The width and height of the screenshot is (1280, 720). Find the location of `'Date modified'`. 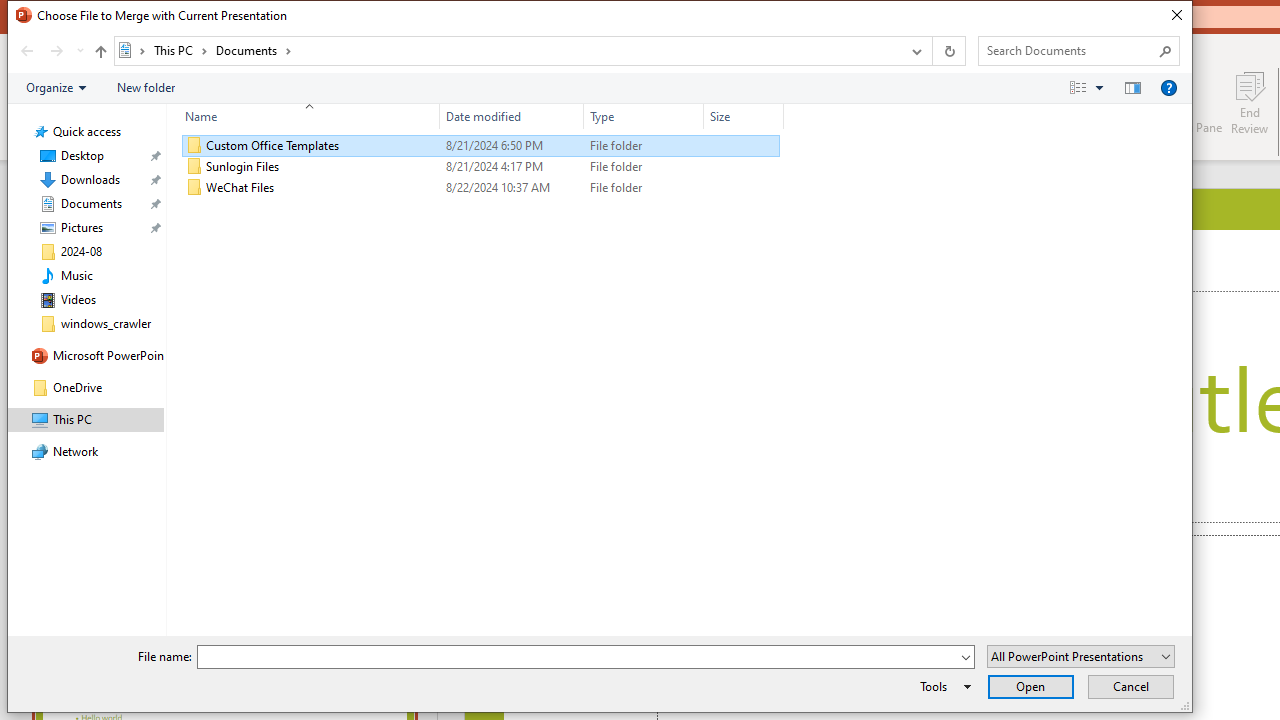

'Date modified' is located at coordinates (512, 116).